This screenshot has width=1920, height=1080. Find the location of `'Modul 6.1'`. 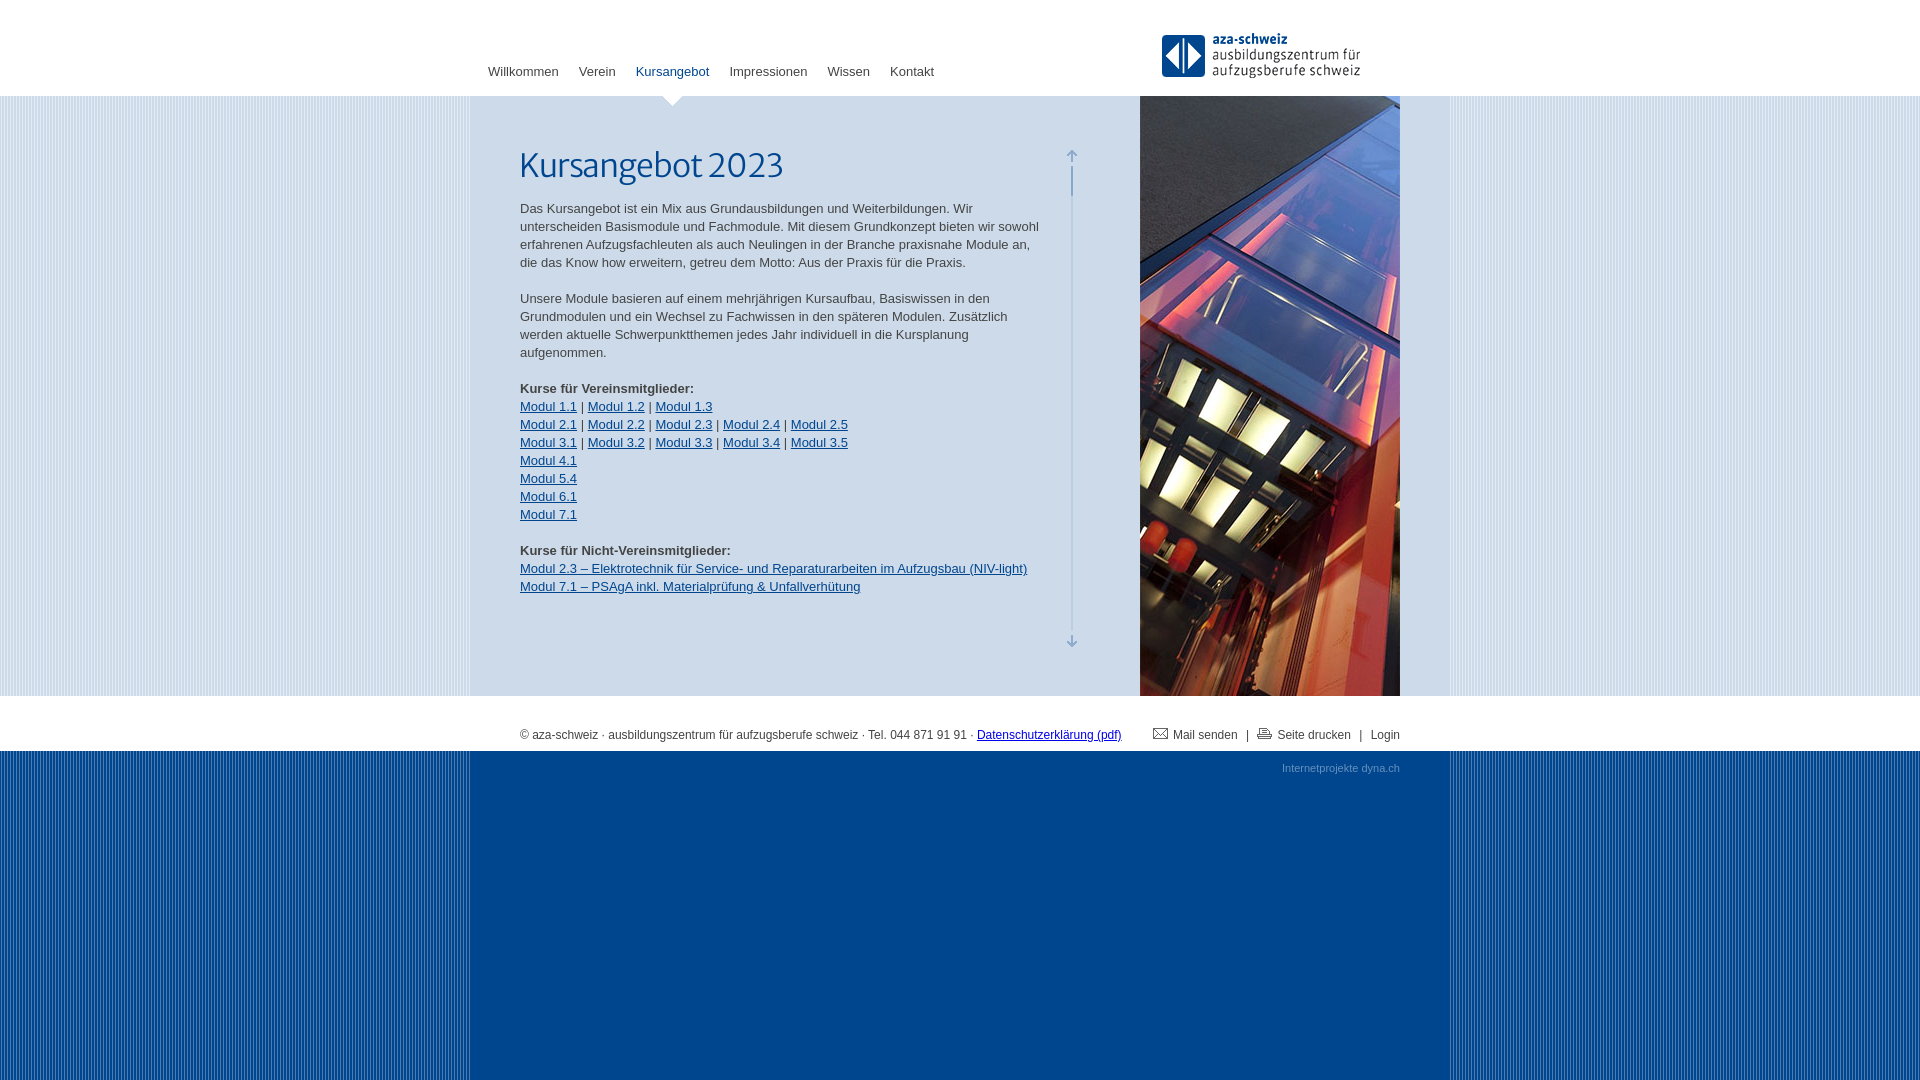

'Modul 6.1' is located at coordinates (548, 495).